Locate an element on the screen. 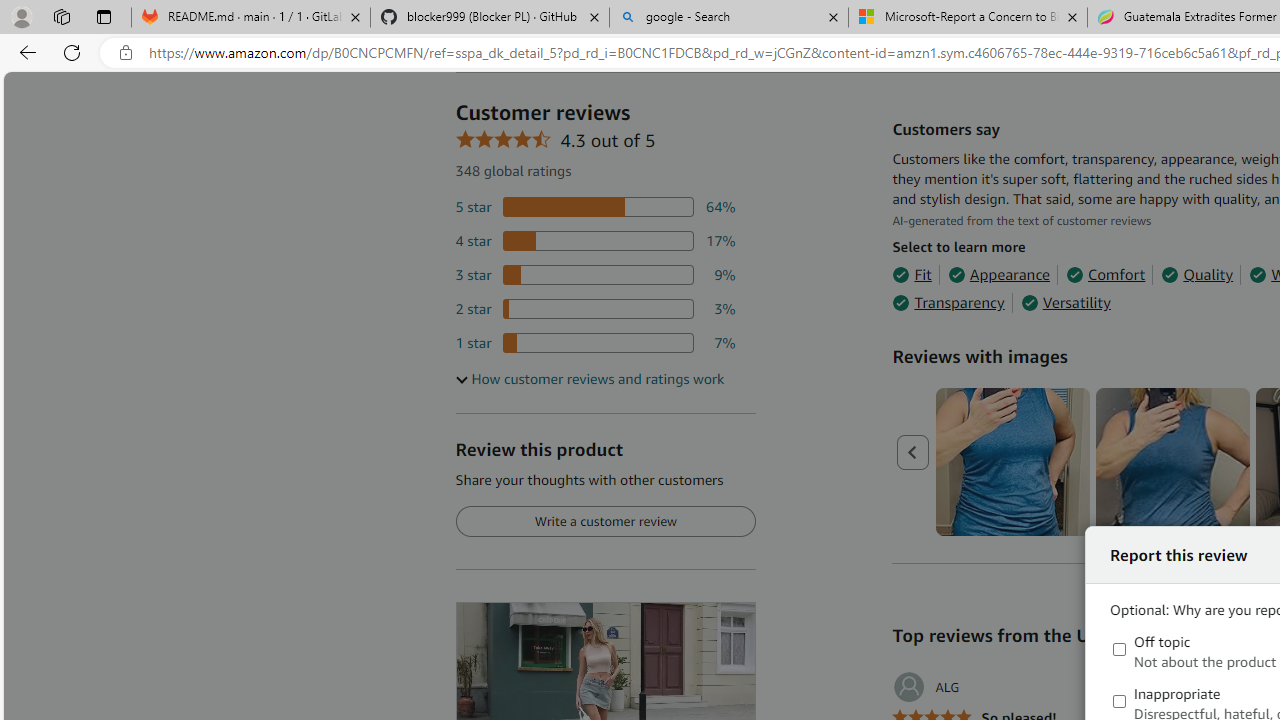 Image resolution: width=1280 pixels, height=720 pixels. 'Transparency' is located at coordinates (947, 303).